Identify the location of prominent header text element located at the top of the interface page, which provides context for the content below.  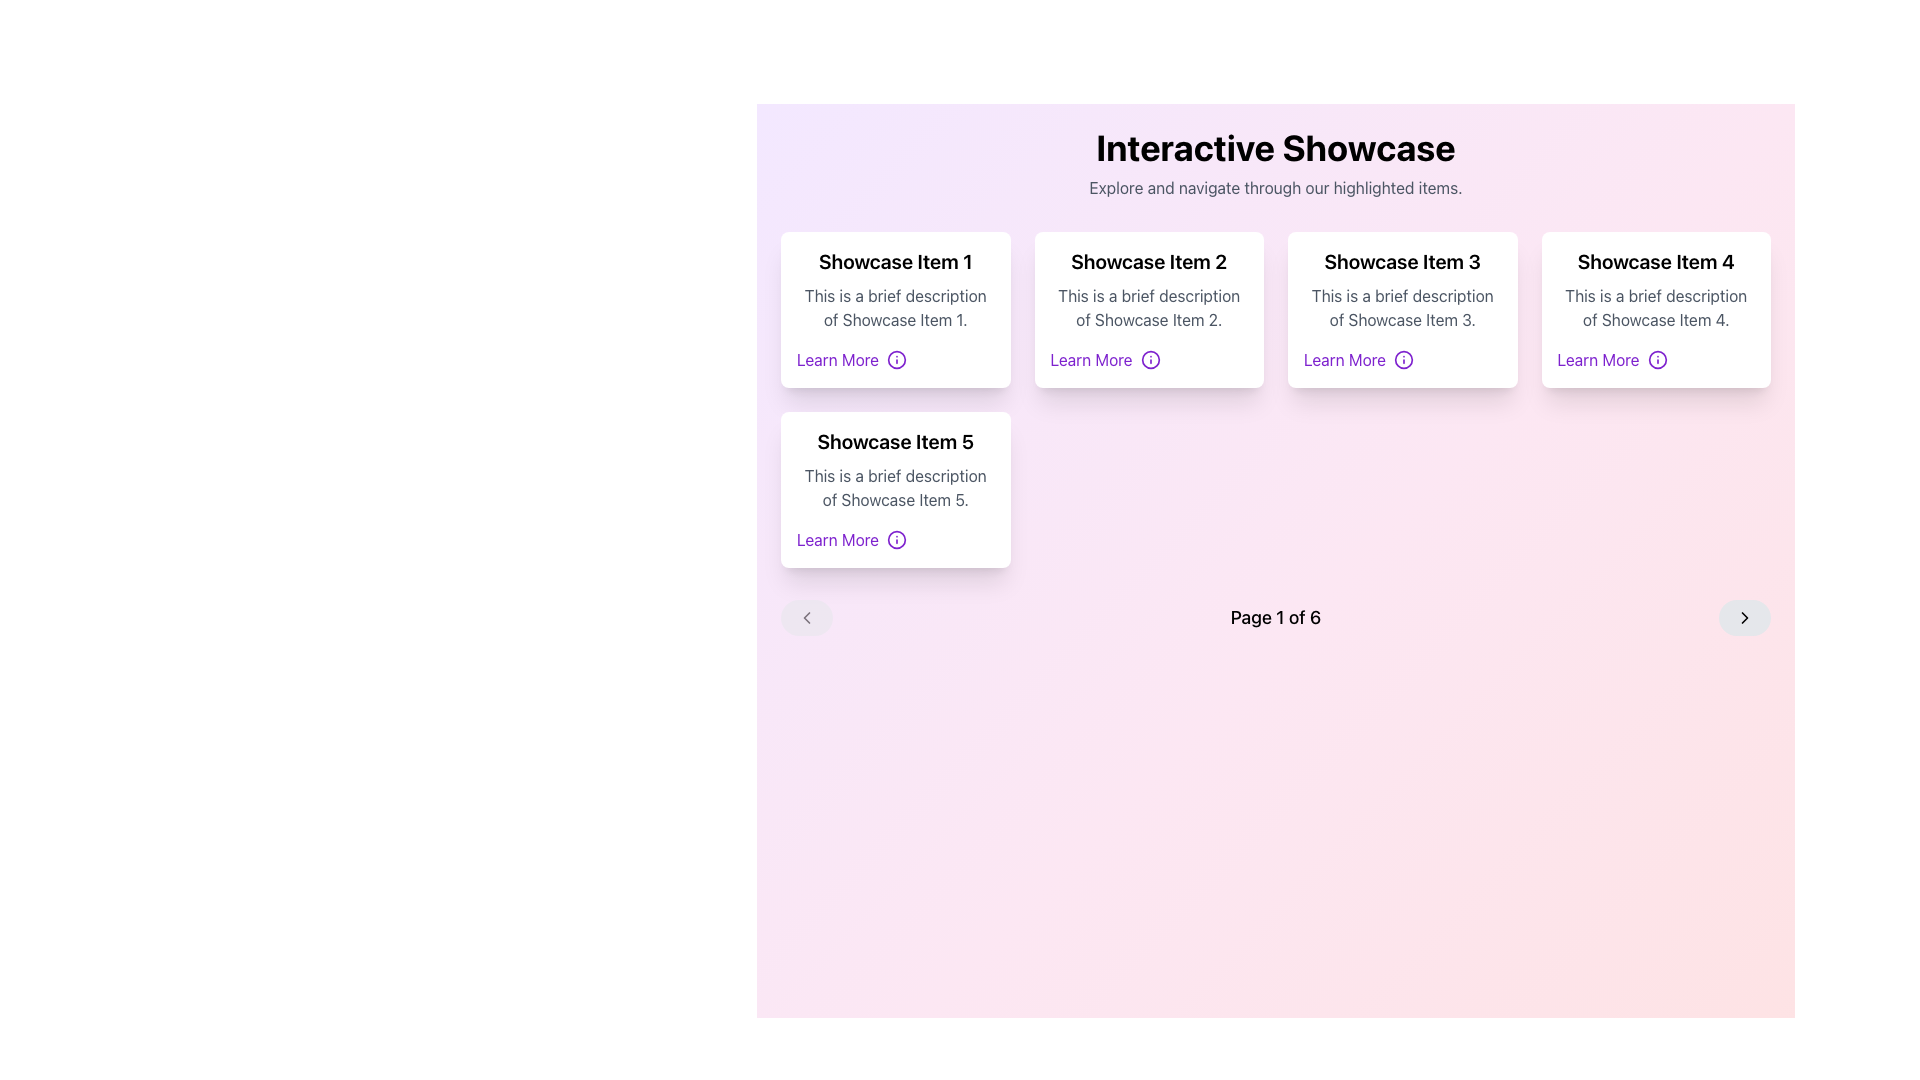
(1275, 146).